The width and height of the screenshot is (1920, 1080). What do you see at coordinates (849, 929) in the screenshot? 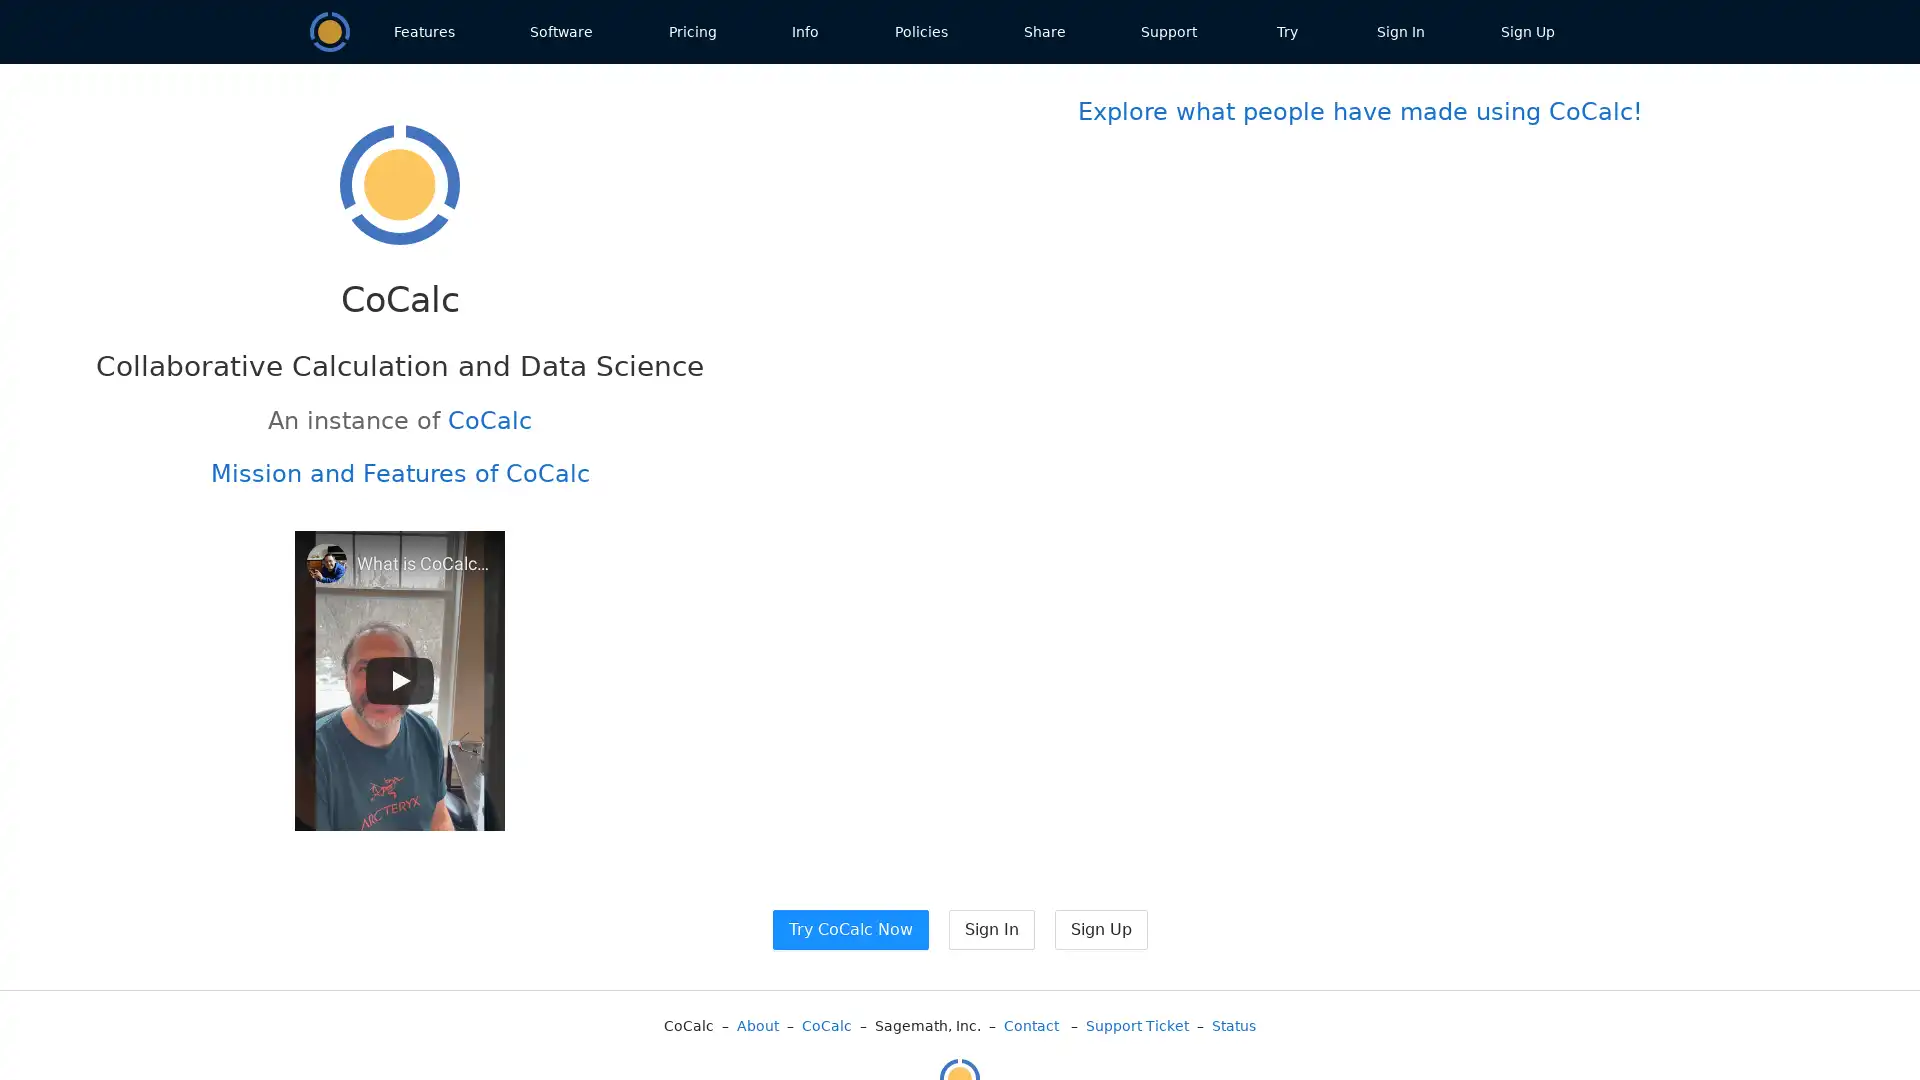
I see `Try CoCalc Now` at bounding box center [849, 929].